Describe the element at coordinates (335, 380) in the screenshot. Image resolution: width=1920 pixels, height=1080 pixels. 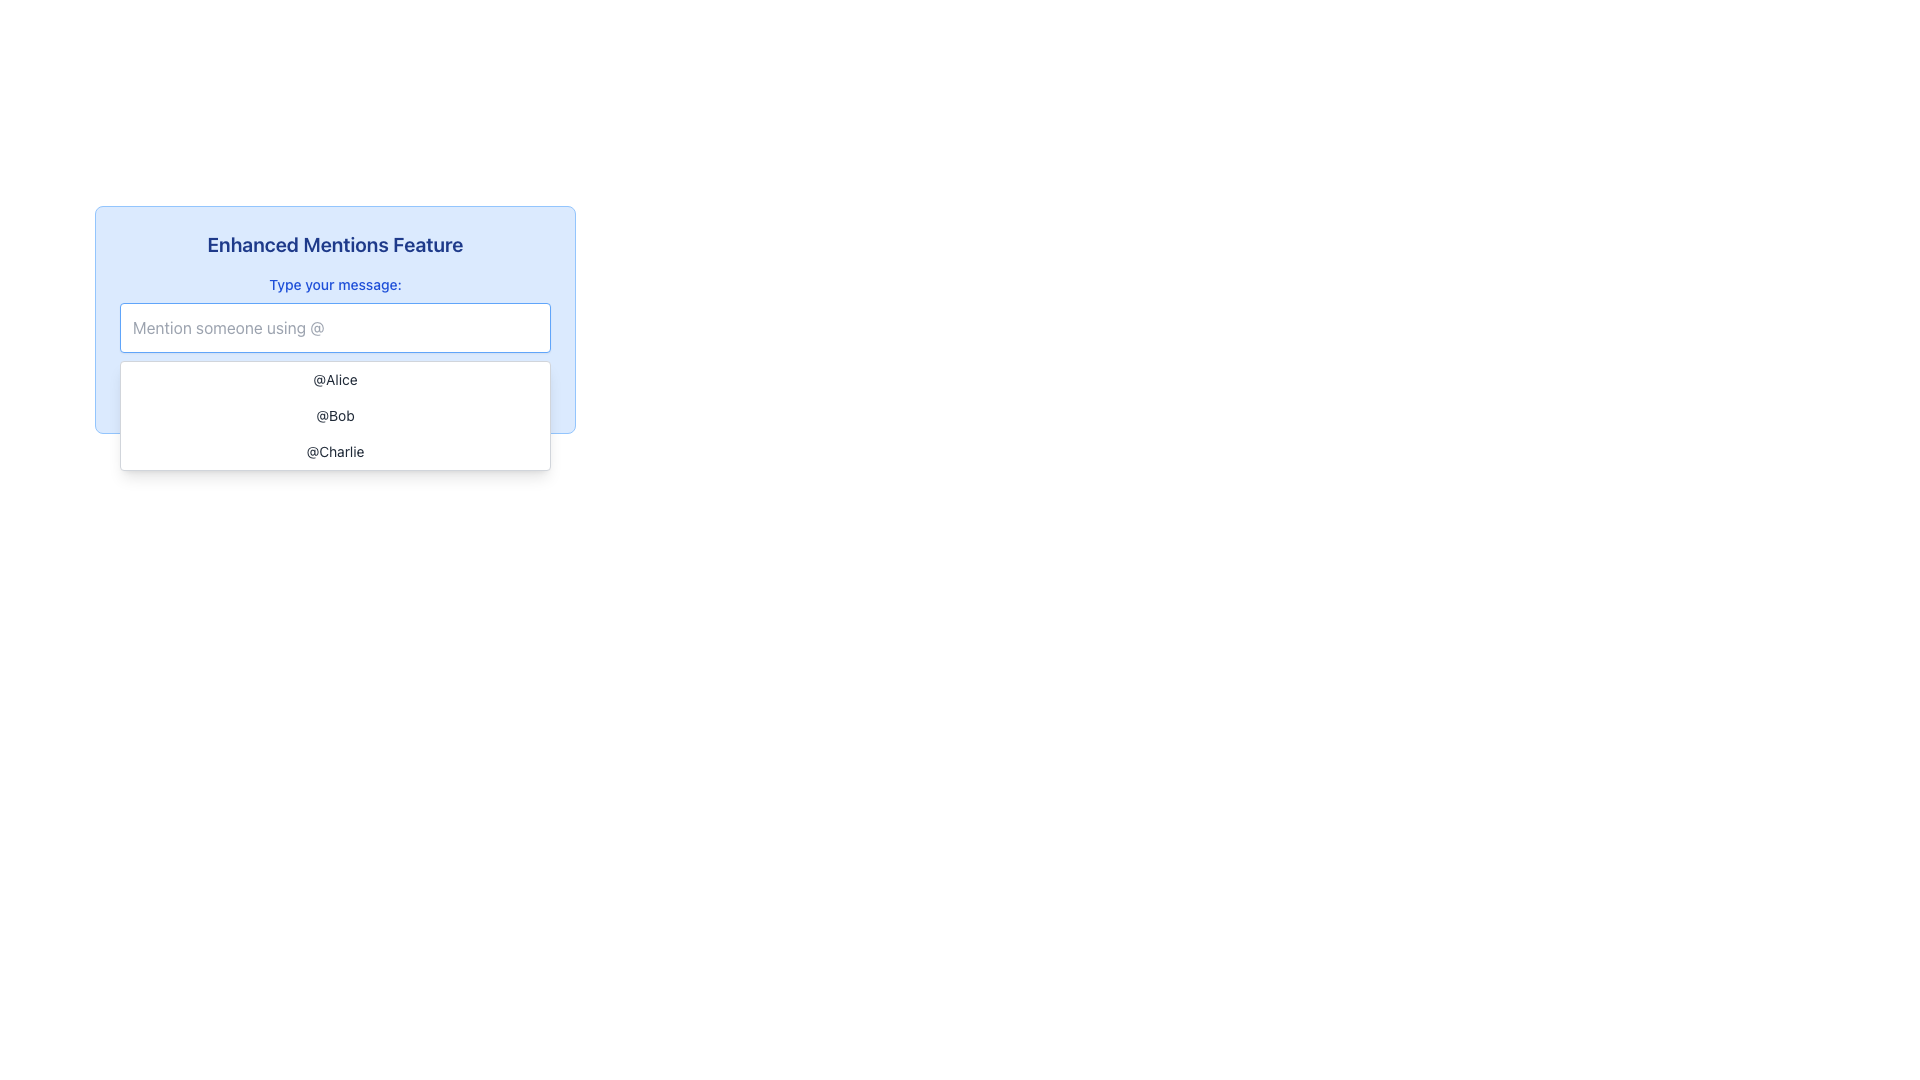
I see `the first item in the dropdown menu for mentioning the user 'Alice' located below the input field labeled 'Mention someone using @'` at that location.